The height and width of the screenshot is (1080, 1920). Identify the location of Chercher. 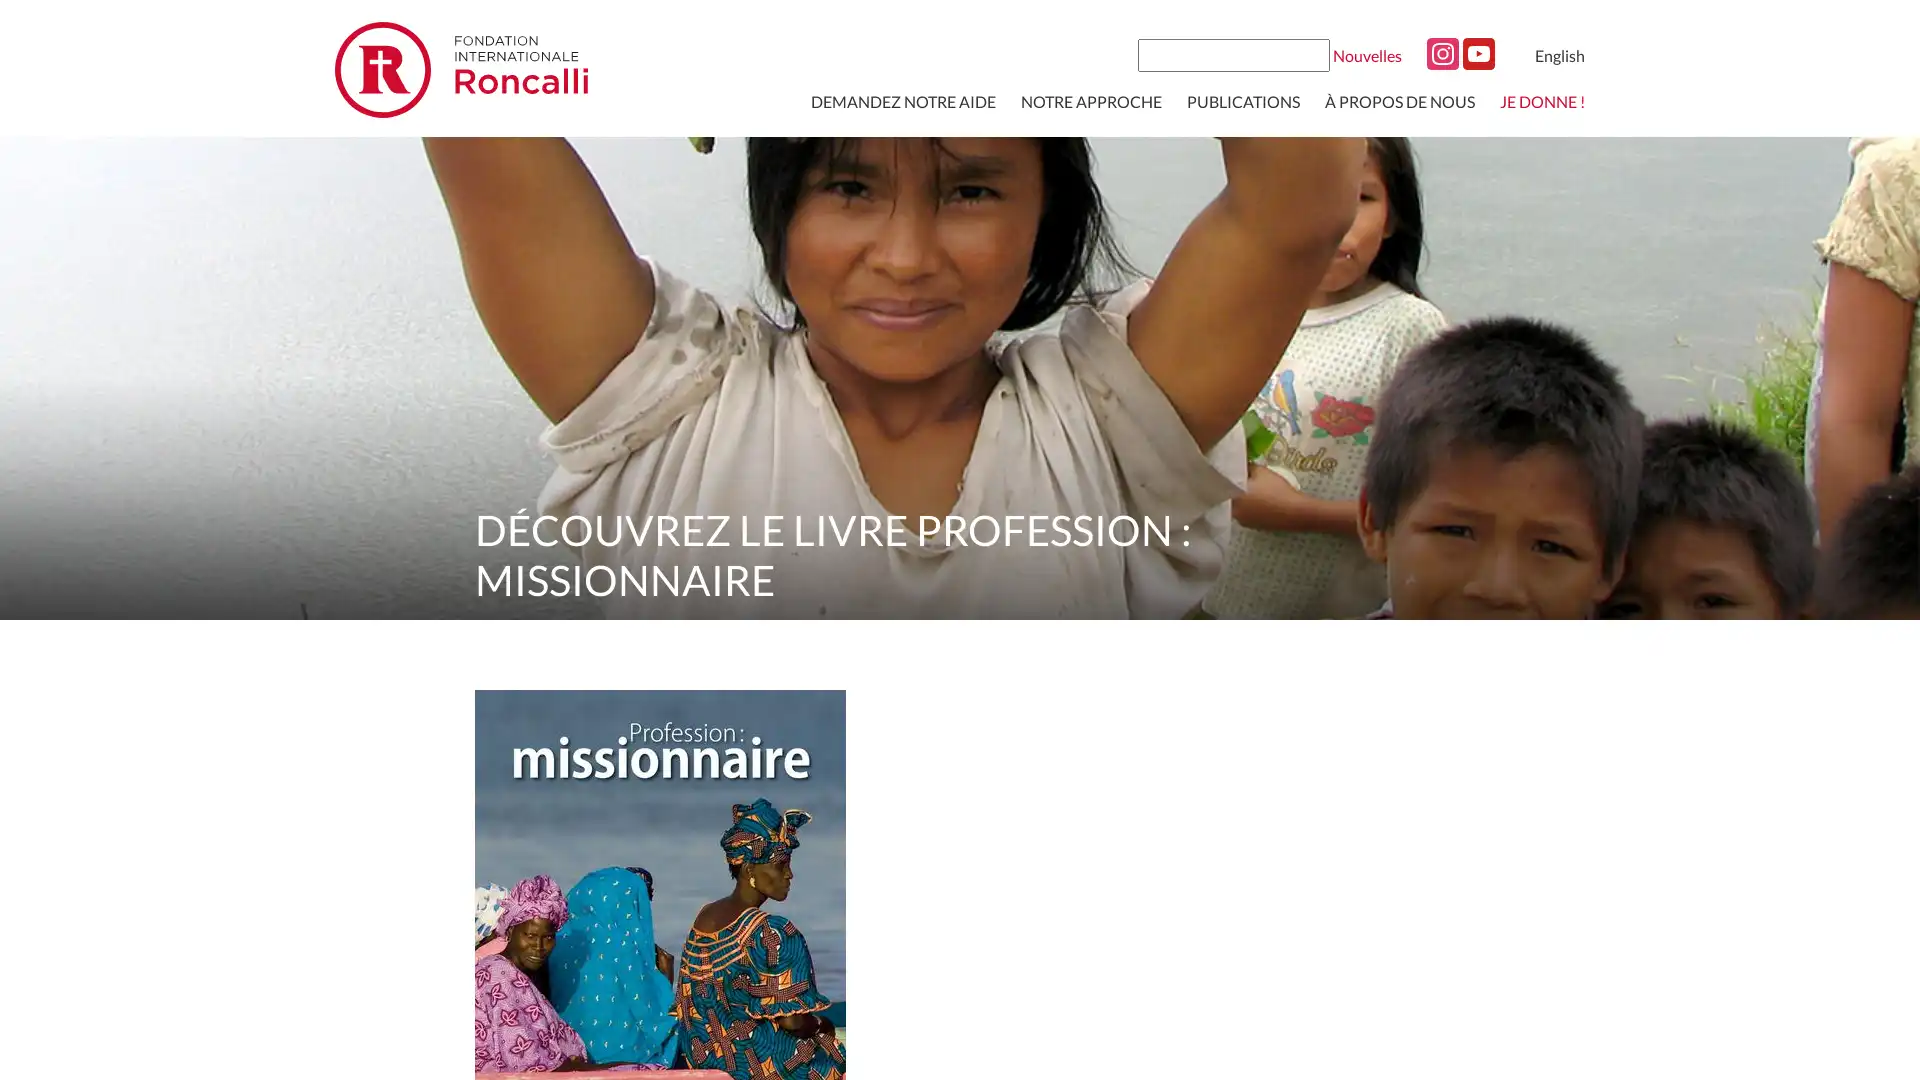
(1312, 53).